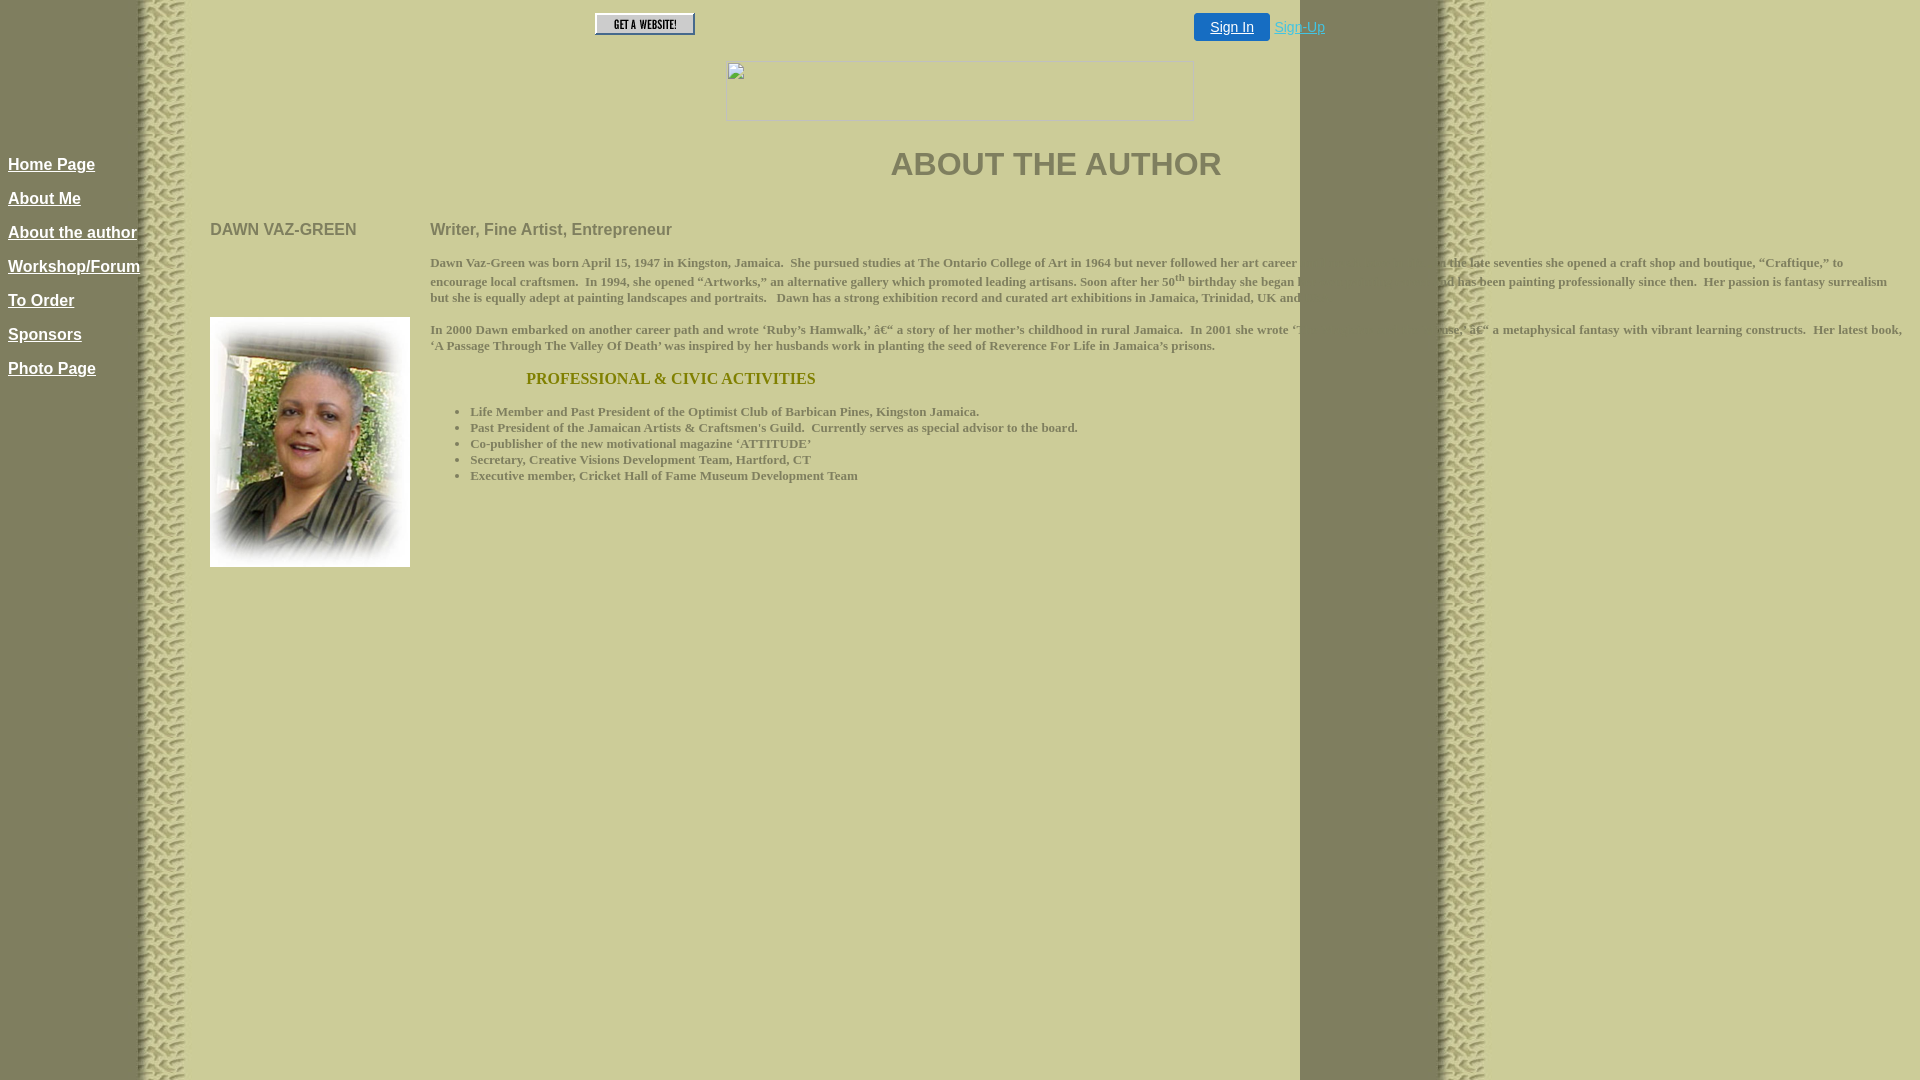 This screenshot has width=1920, height=1080. What do you see at coordinates (73, 265) in the screenshot?
I see `'Workshop/Forum'` at bounding box center [73, 265].